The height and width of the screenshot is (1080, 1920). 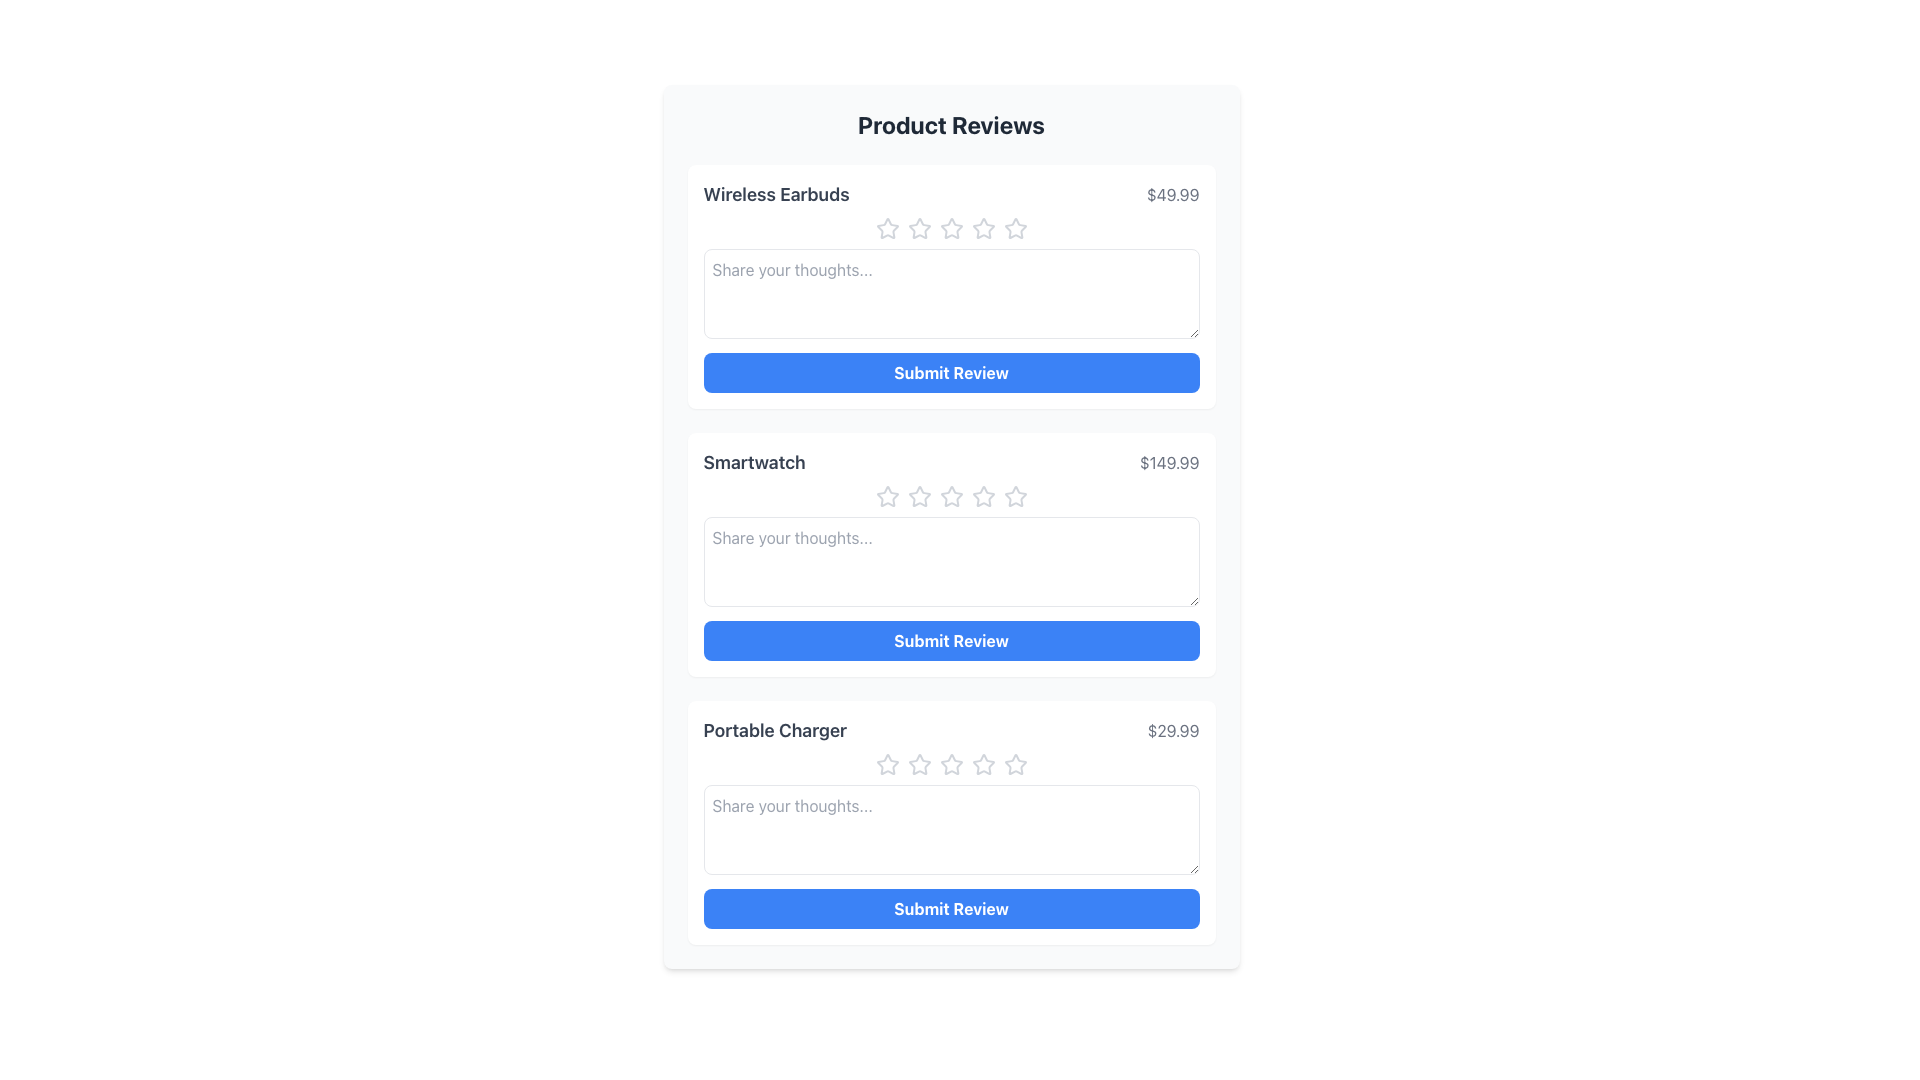 I want to click on the second star in the rating system, so click(x=918, y=227).